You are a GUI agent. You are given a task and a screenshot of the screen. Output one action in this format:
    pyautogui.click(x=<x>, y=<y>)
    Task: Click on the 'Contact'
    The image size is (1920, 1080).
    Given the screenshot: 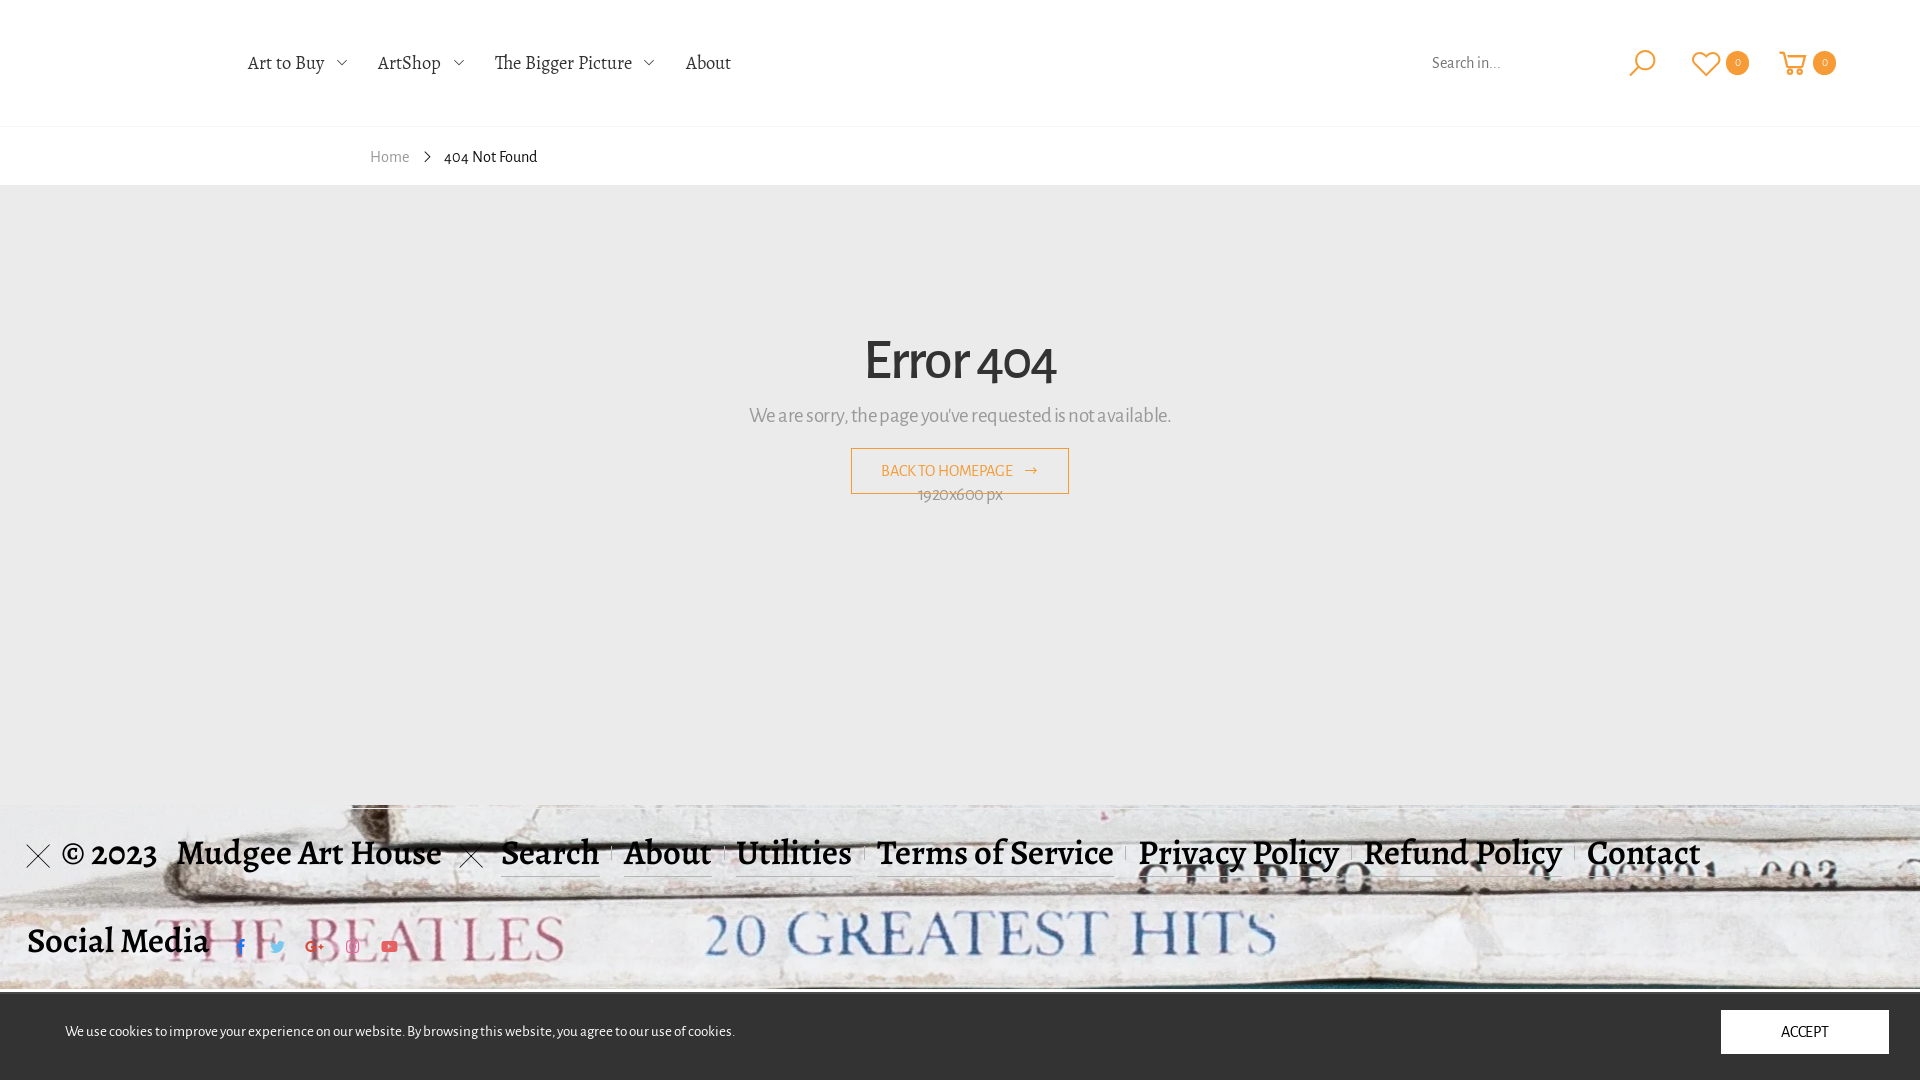 What is the action you would take?
    pyautogui.click(x=1643, y=852)
    